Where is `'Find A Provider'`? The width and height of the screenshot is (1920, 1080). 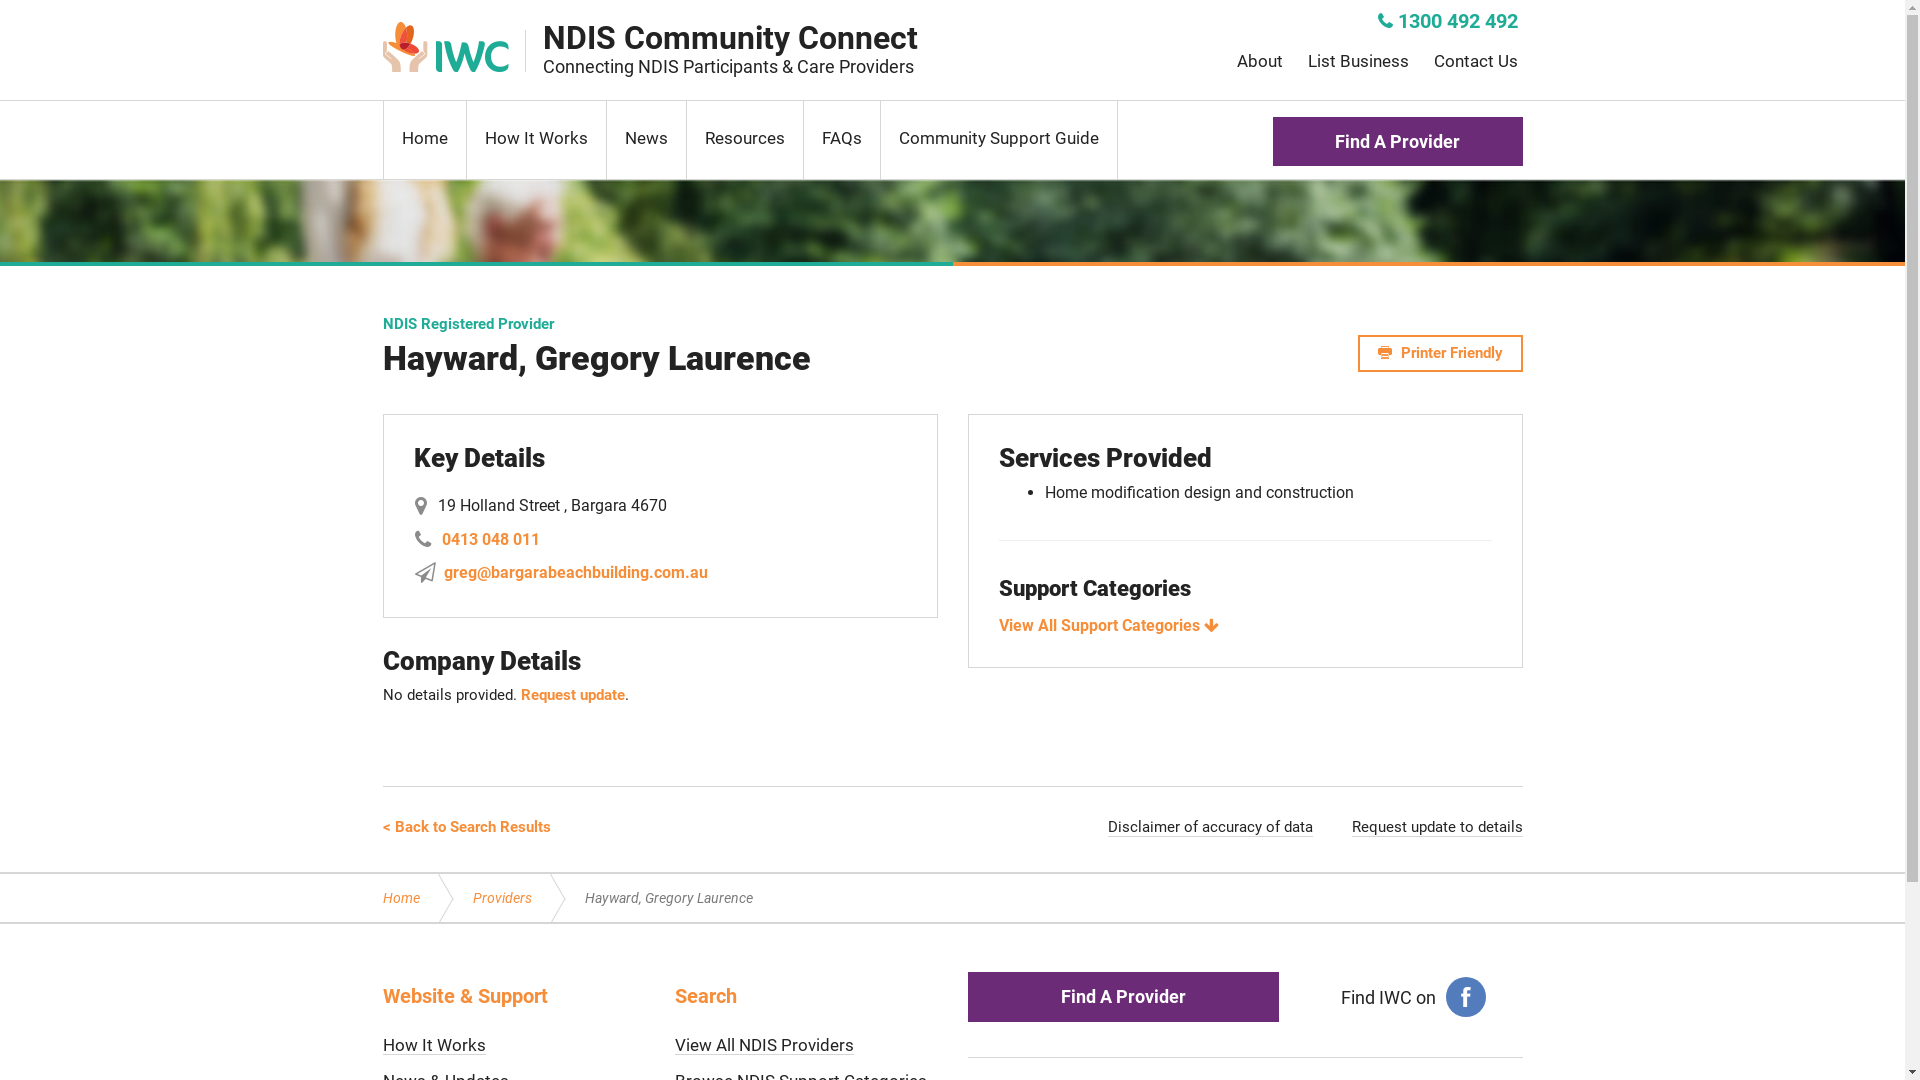 'Find A Provider' is located at coordinates (1395, 140).